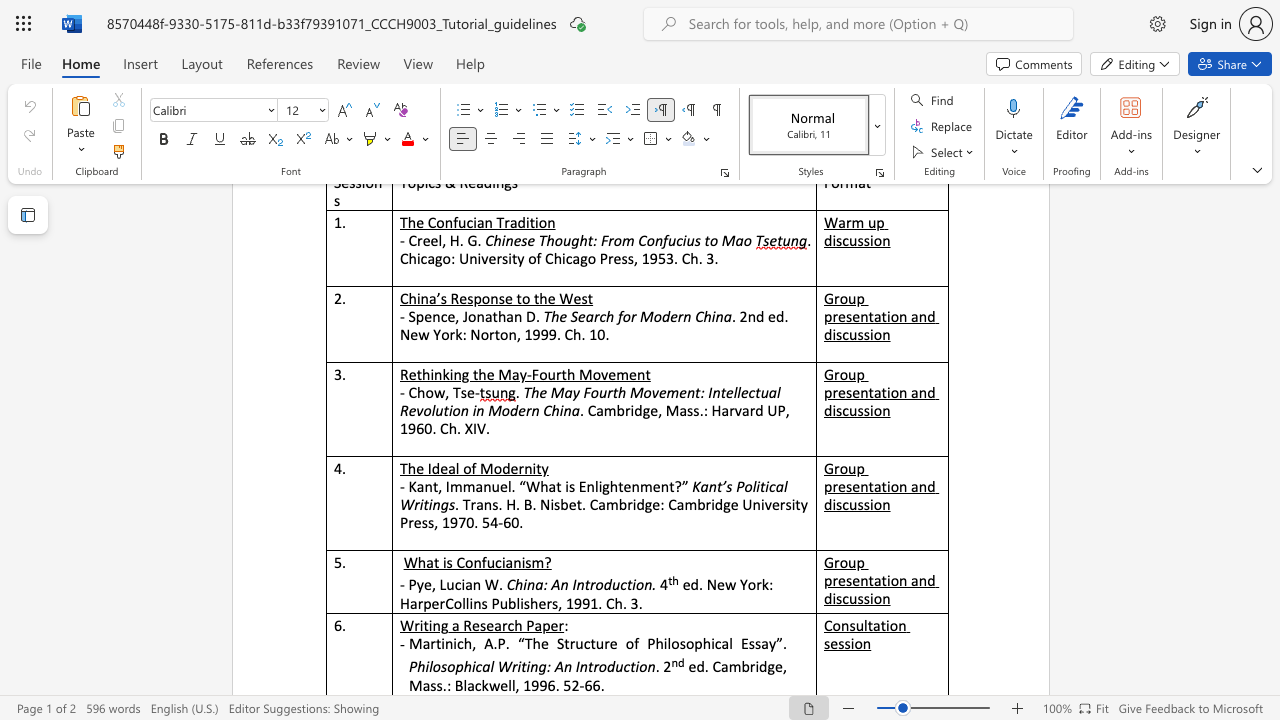 Image resolution: width=1280 pixels, height=720 pixels. I want to click on the subset text "e, Mass.: Blackwell, 1" within the text "ed. Cambridge, Mass.: Blackwell, 1996. 52-66.", so click(774, 666).